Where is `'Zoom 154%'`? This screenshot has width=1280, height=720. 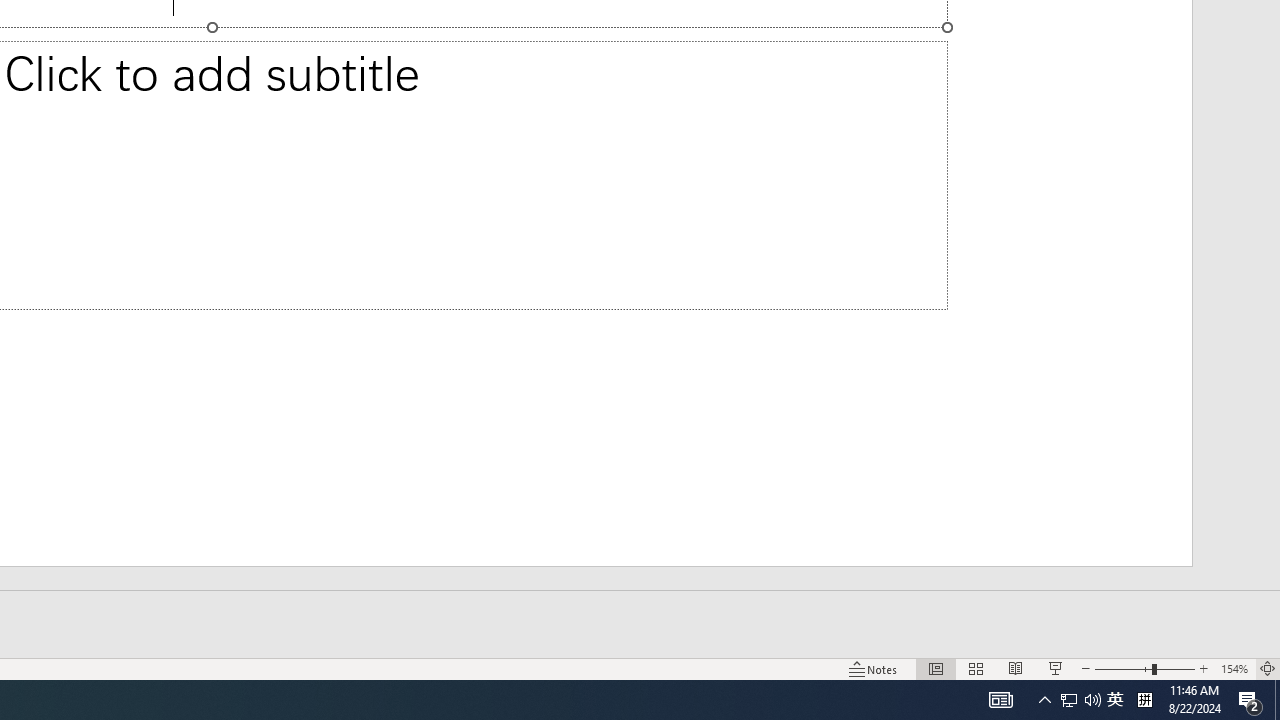 'Zoom 154%' is located at coordinates (1233, 669).